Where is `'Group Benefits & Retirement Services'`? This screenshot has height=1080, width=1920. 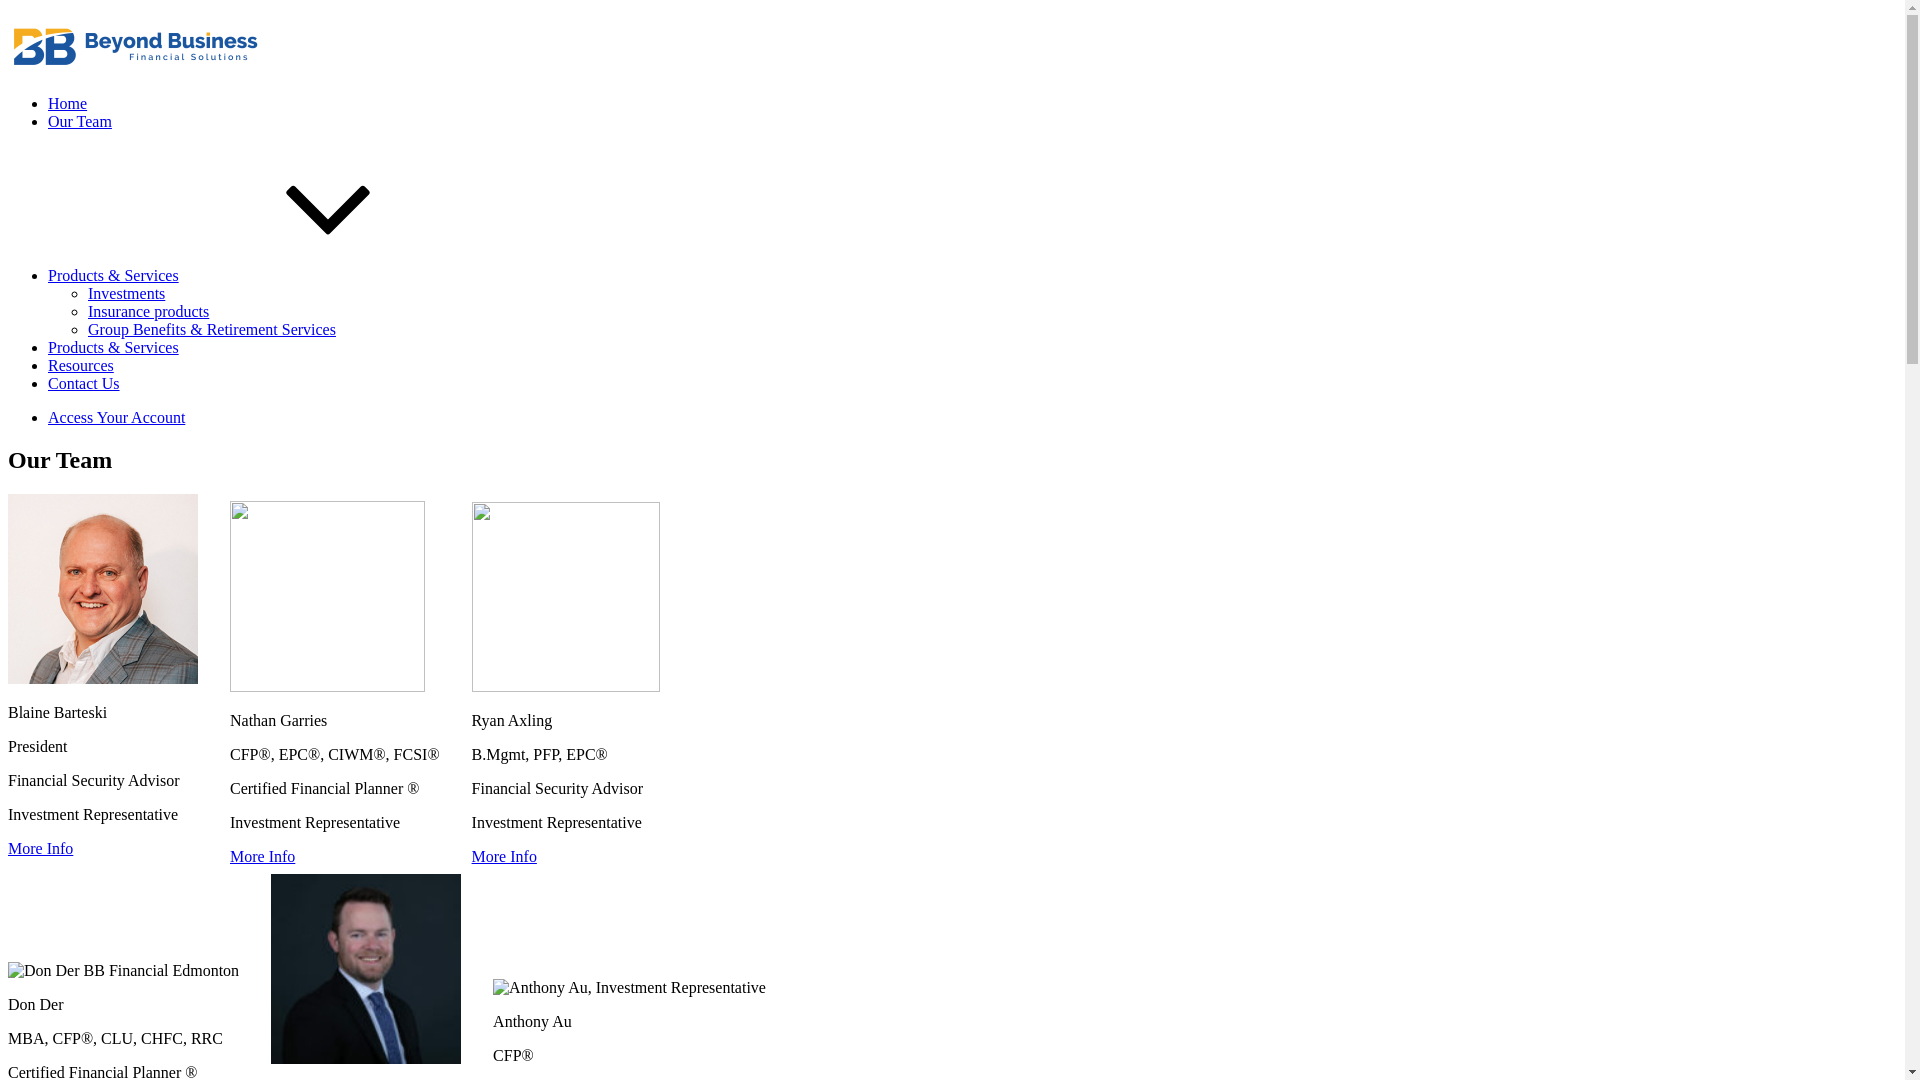
'Group Benefits & Retirement Services' is located at coordinates (211, 328).